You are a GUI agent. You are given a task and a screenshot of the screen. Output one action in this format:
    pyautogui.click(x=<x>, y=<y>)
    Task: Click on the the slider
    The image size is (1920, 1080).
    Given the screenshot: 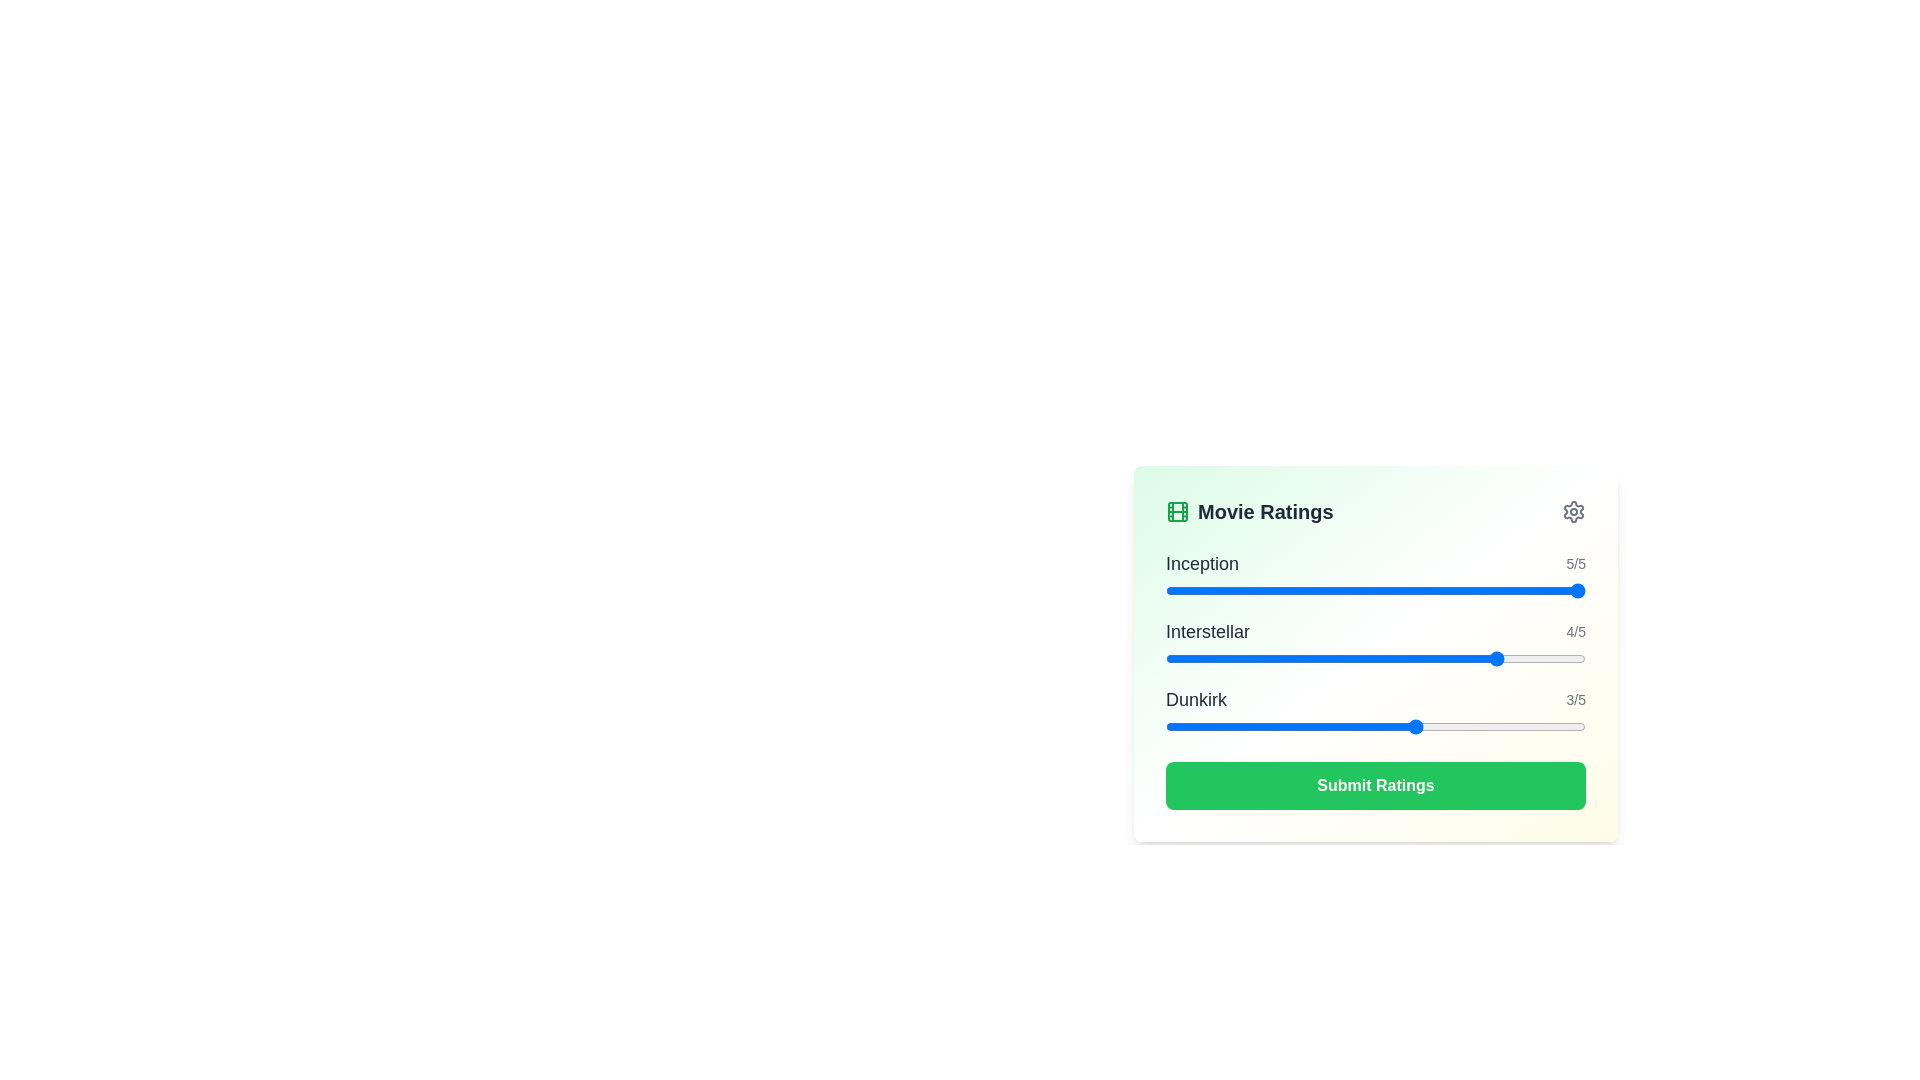 What is the action you would take?
    pyautogui.click(x=1248, y=659)
    